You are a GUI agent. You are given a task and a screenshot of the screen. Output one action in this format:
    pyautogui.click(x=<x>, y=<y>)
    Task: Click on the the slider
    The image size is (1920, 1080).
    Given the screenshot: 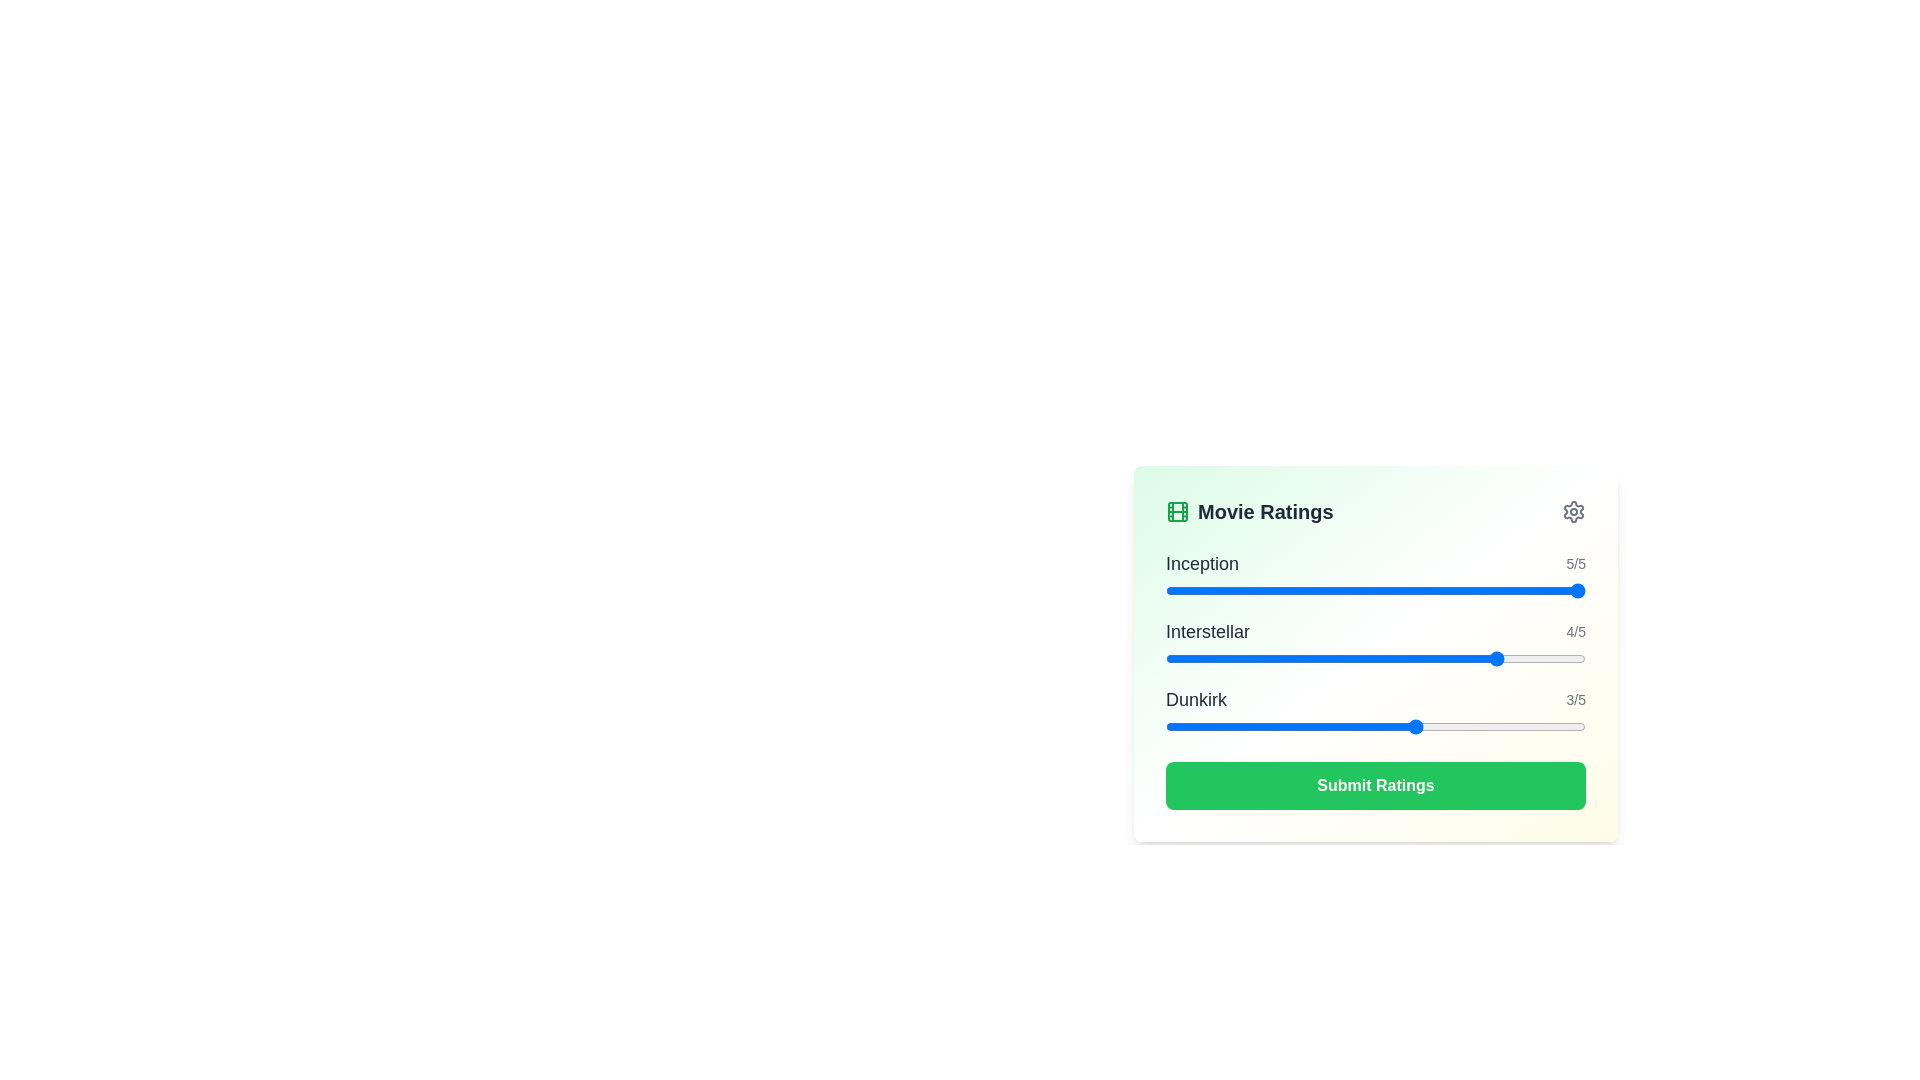 What is the action you would take?
    pyautogui.click(x=1248, y=659)
    